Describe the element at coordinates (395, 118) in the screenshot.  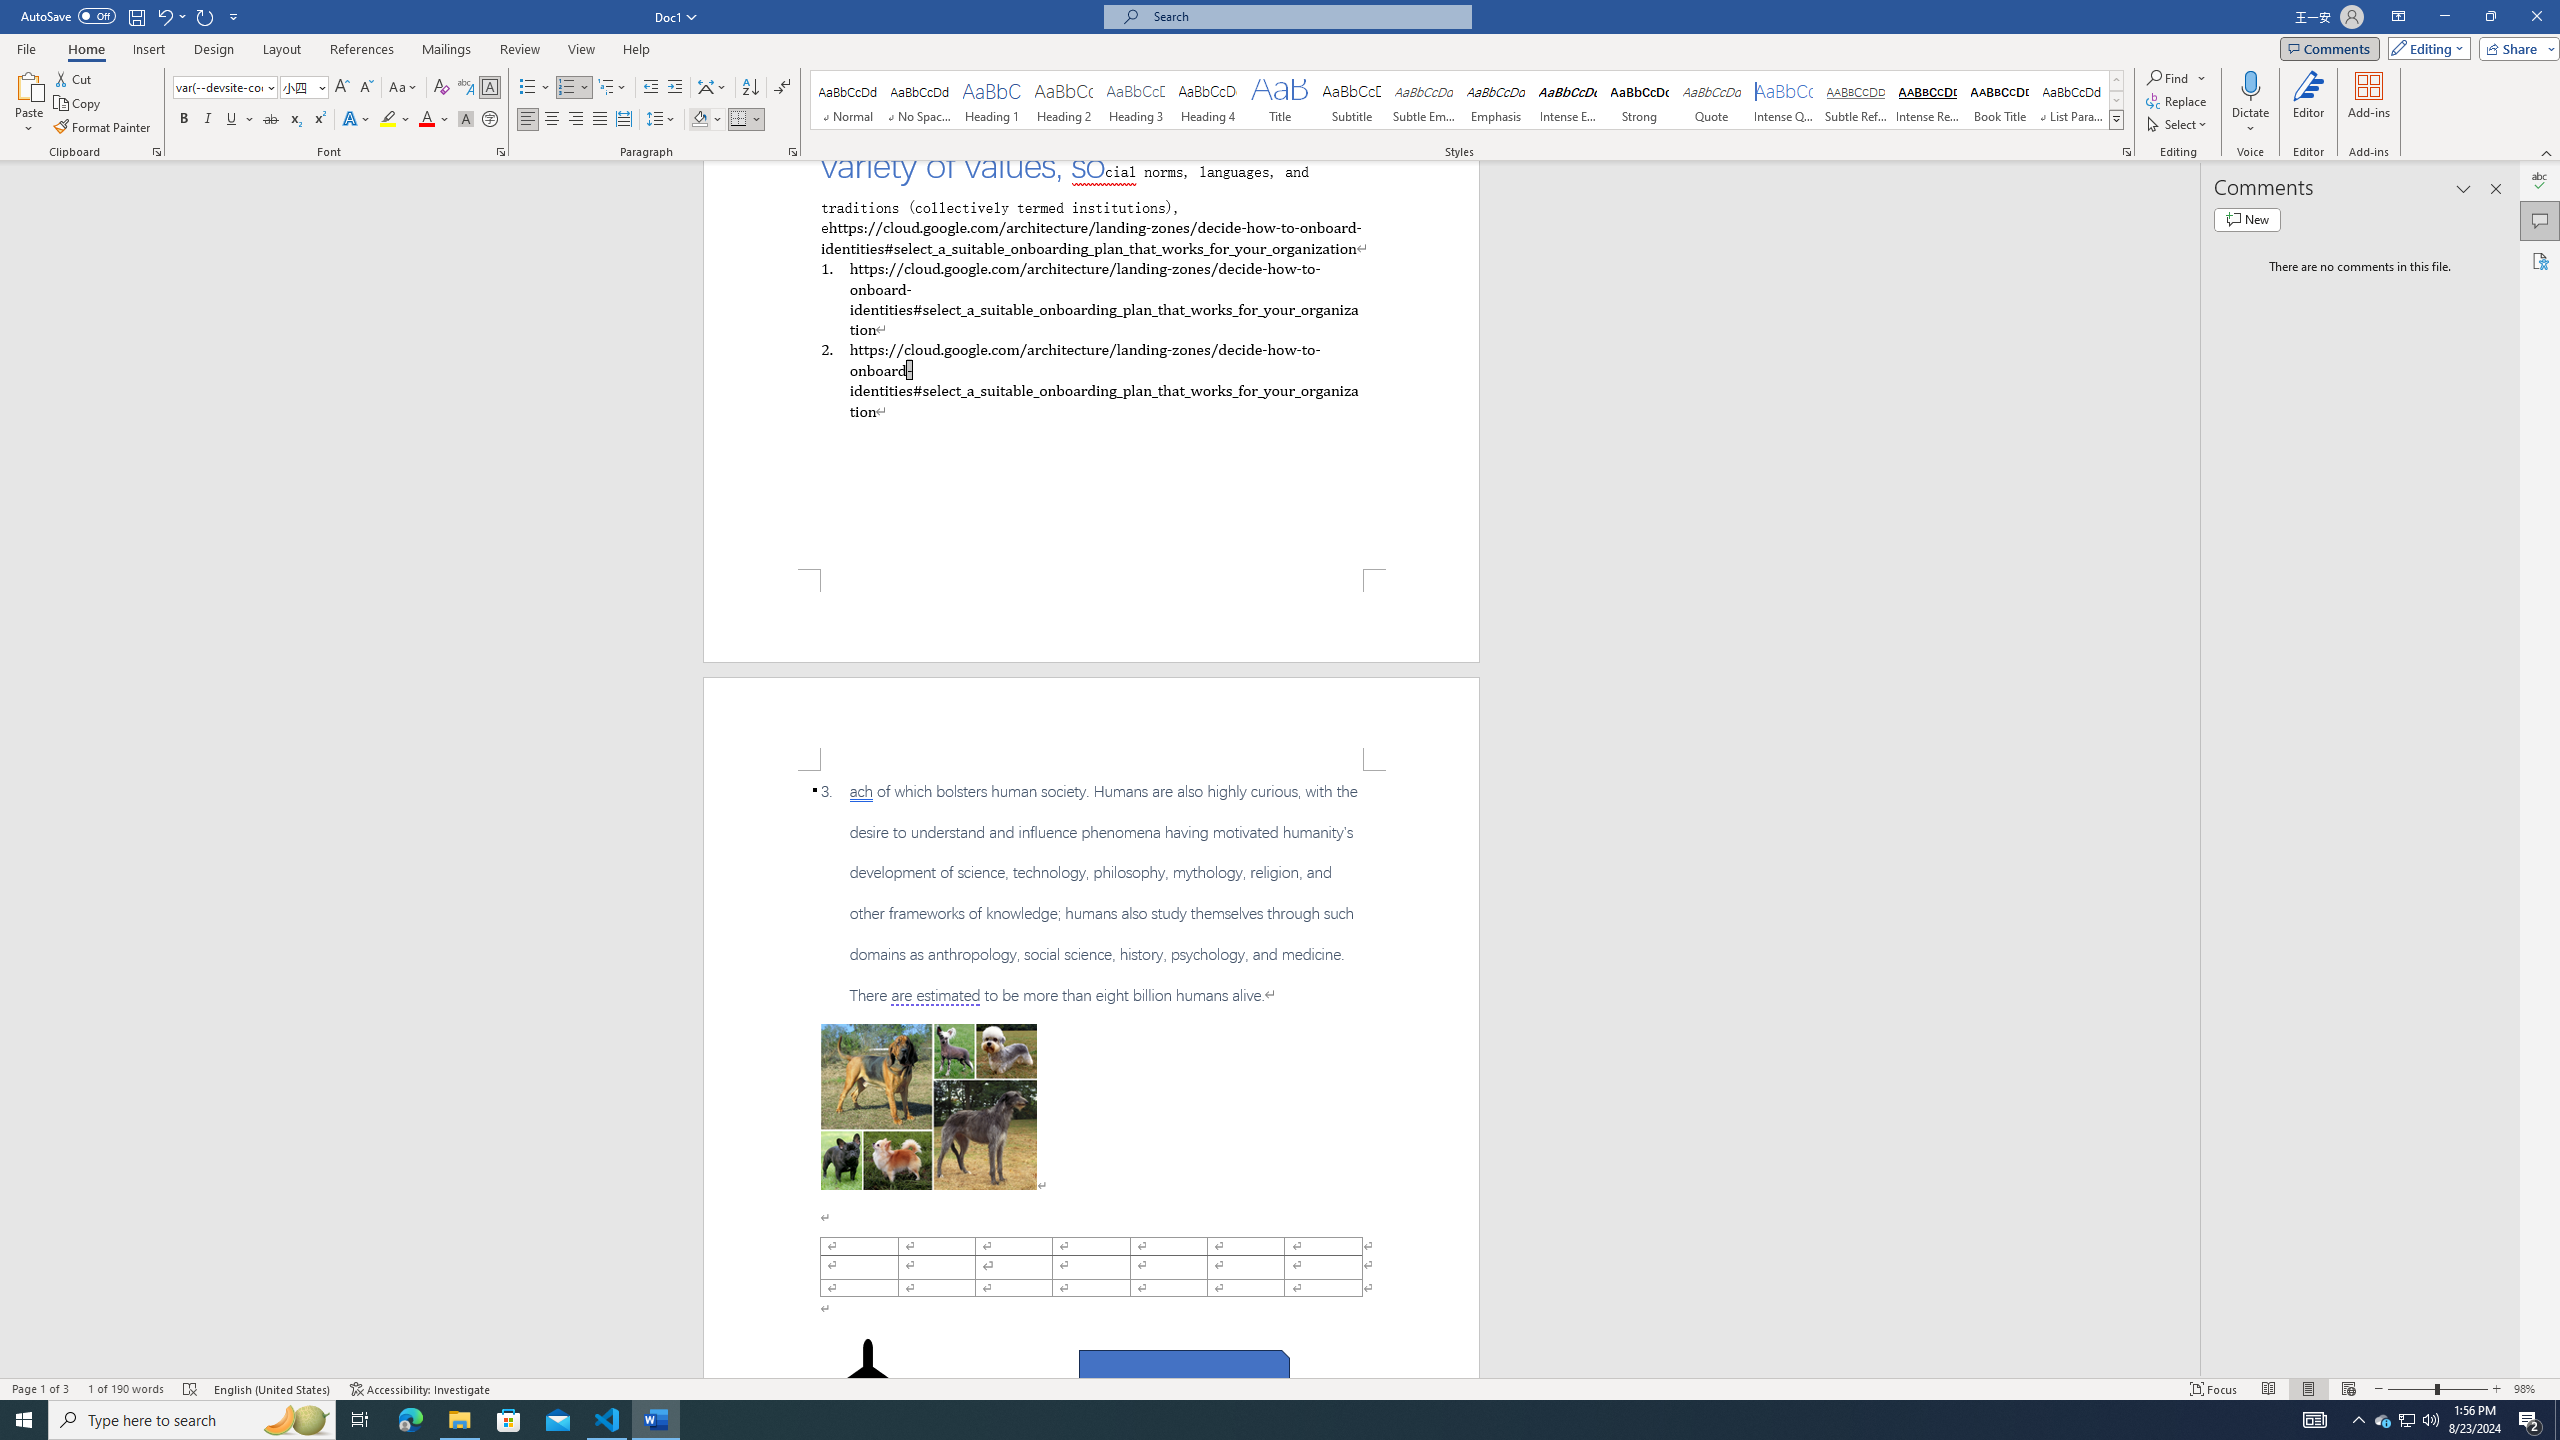
I see `'Text Highlight Color'` at that location.